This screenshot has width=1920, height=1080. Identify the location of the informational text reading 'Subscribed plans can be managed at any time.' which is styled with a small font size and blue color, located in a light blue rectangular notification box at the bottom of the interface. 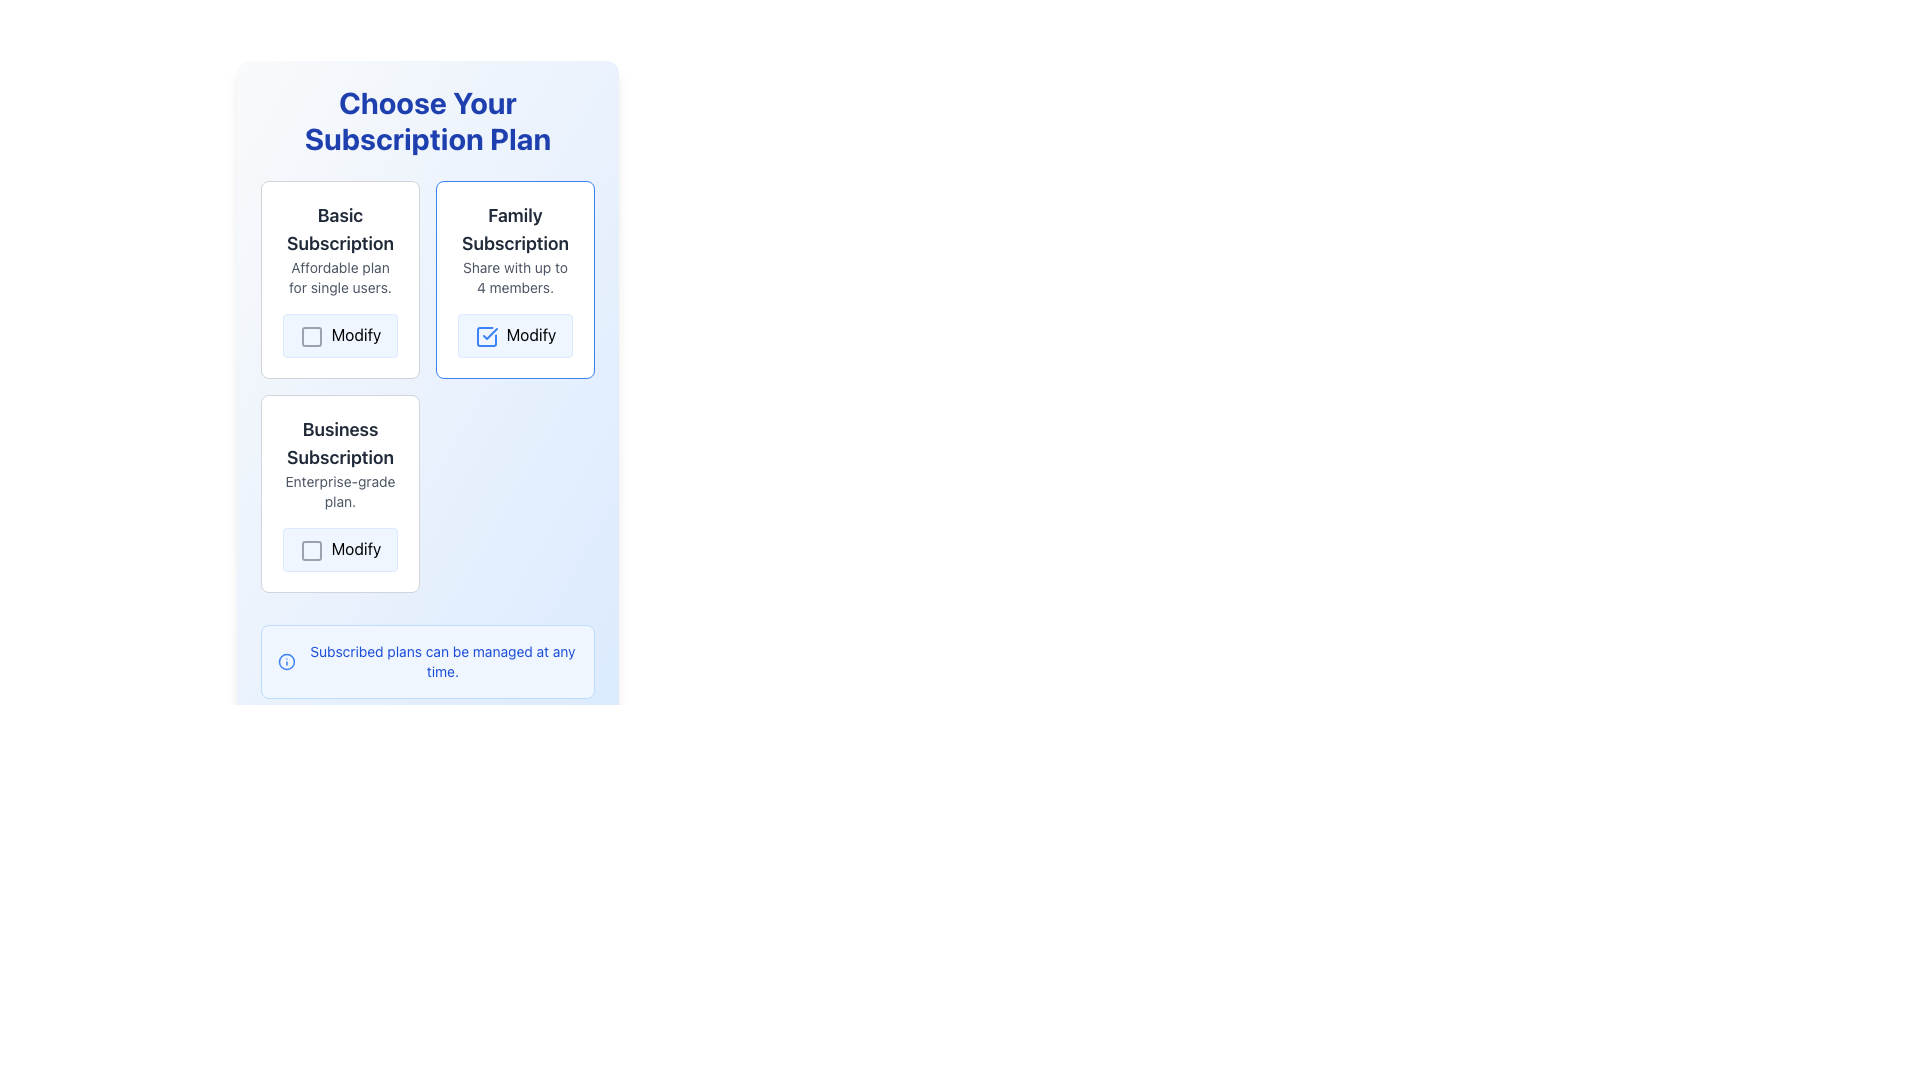
(441, 661).